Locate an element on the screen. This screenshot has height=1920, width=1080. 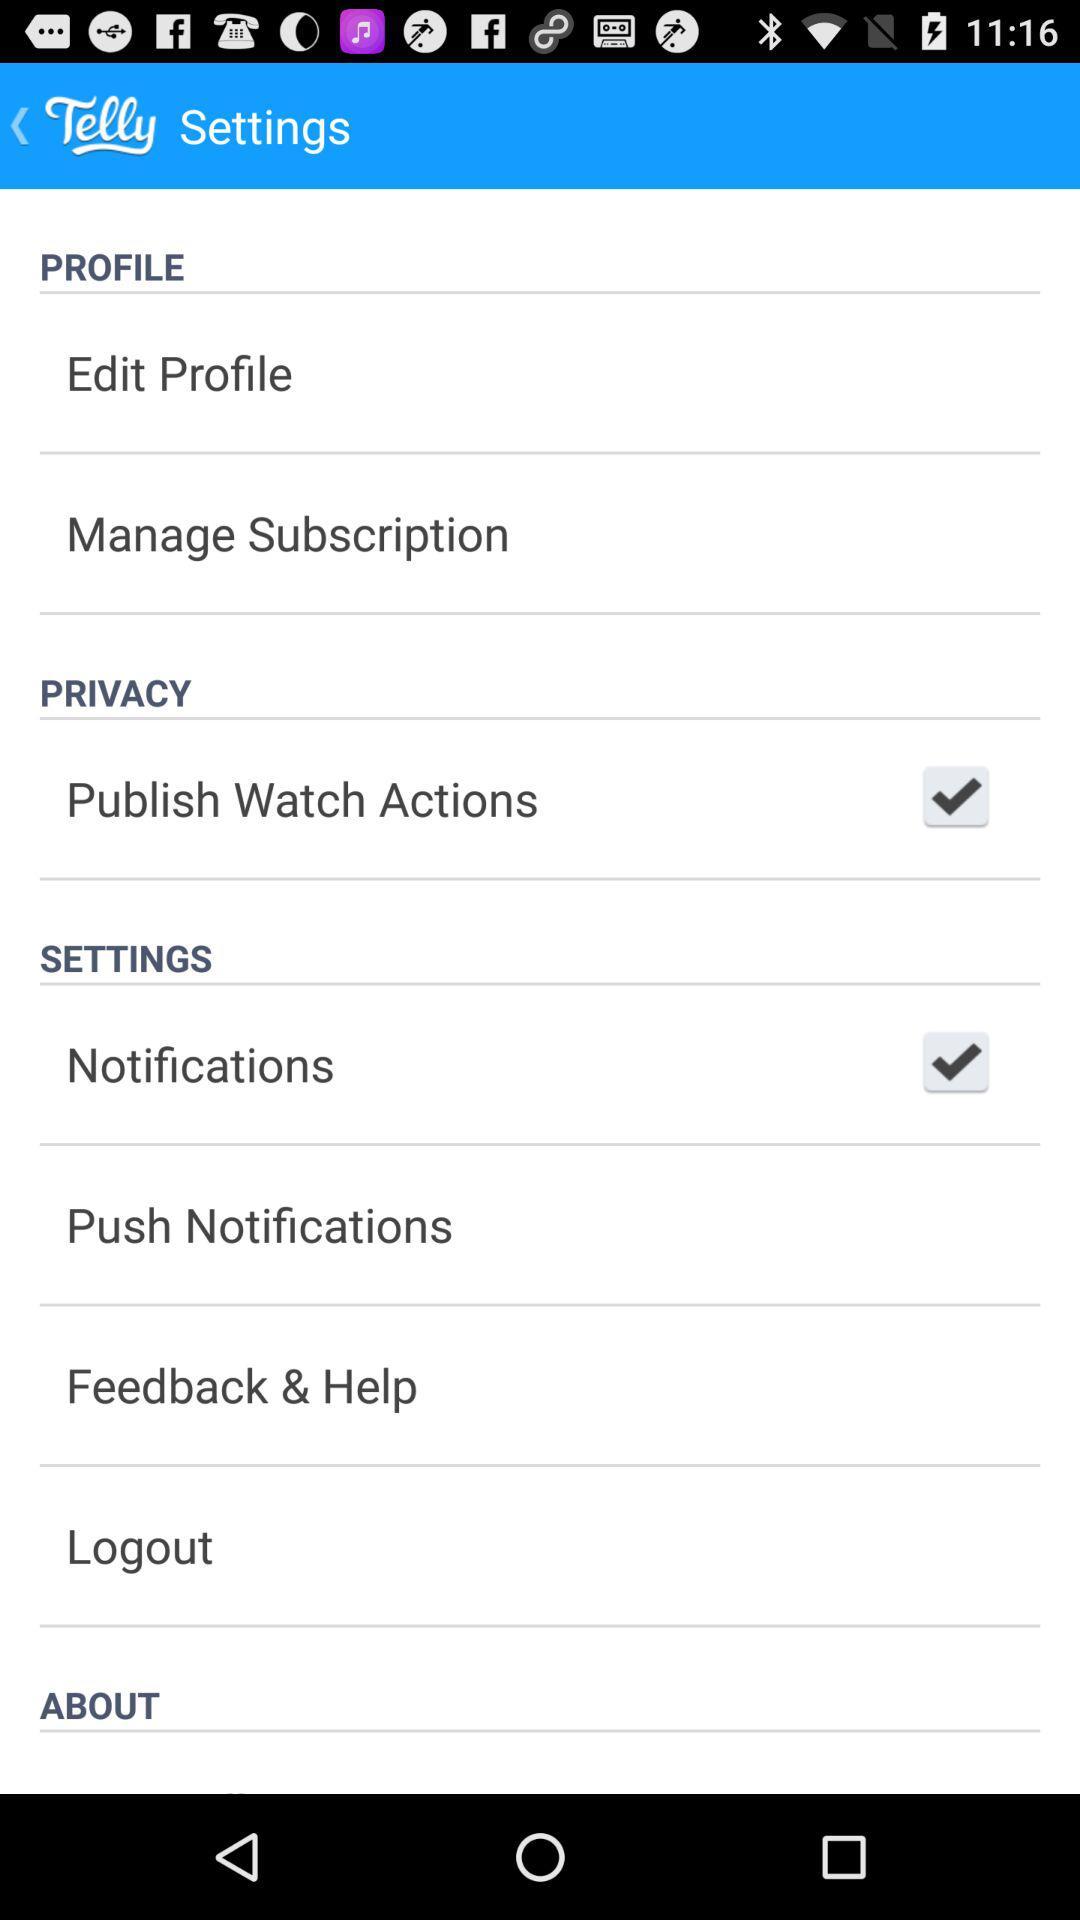
the icon above logout item is located at coordinates (540, 1384).